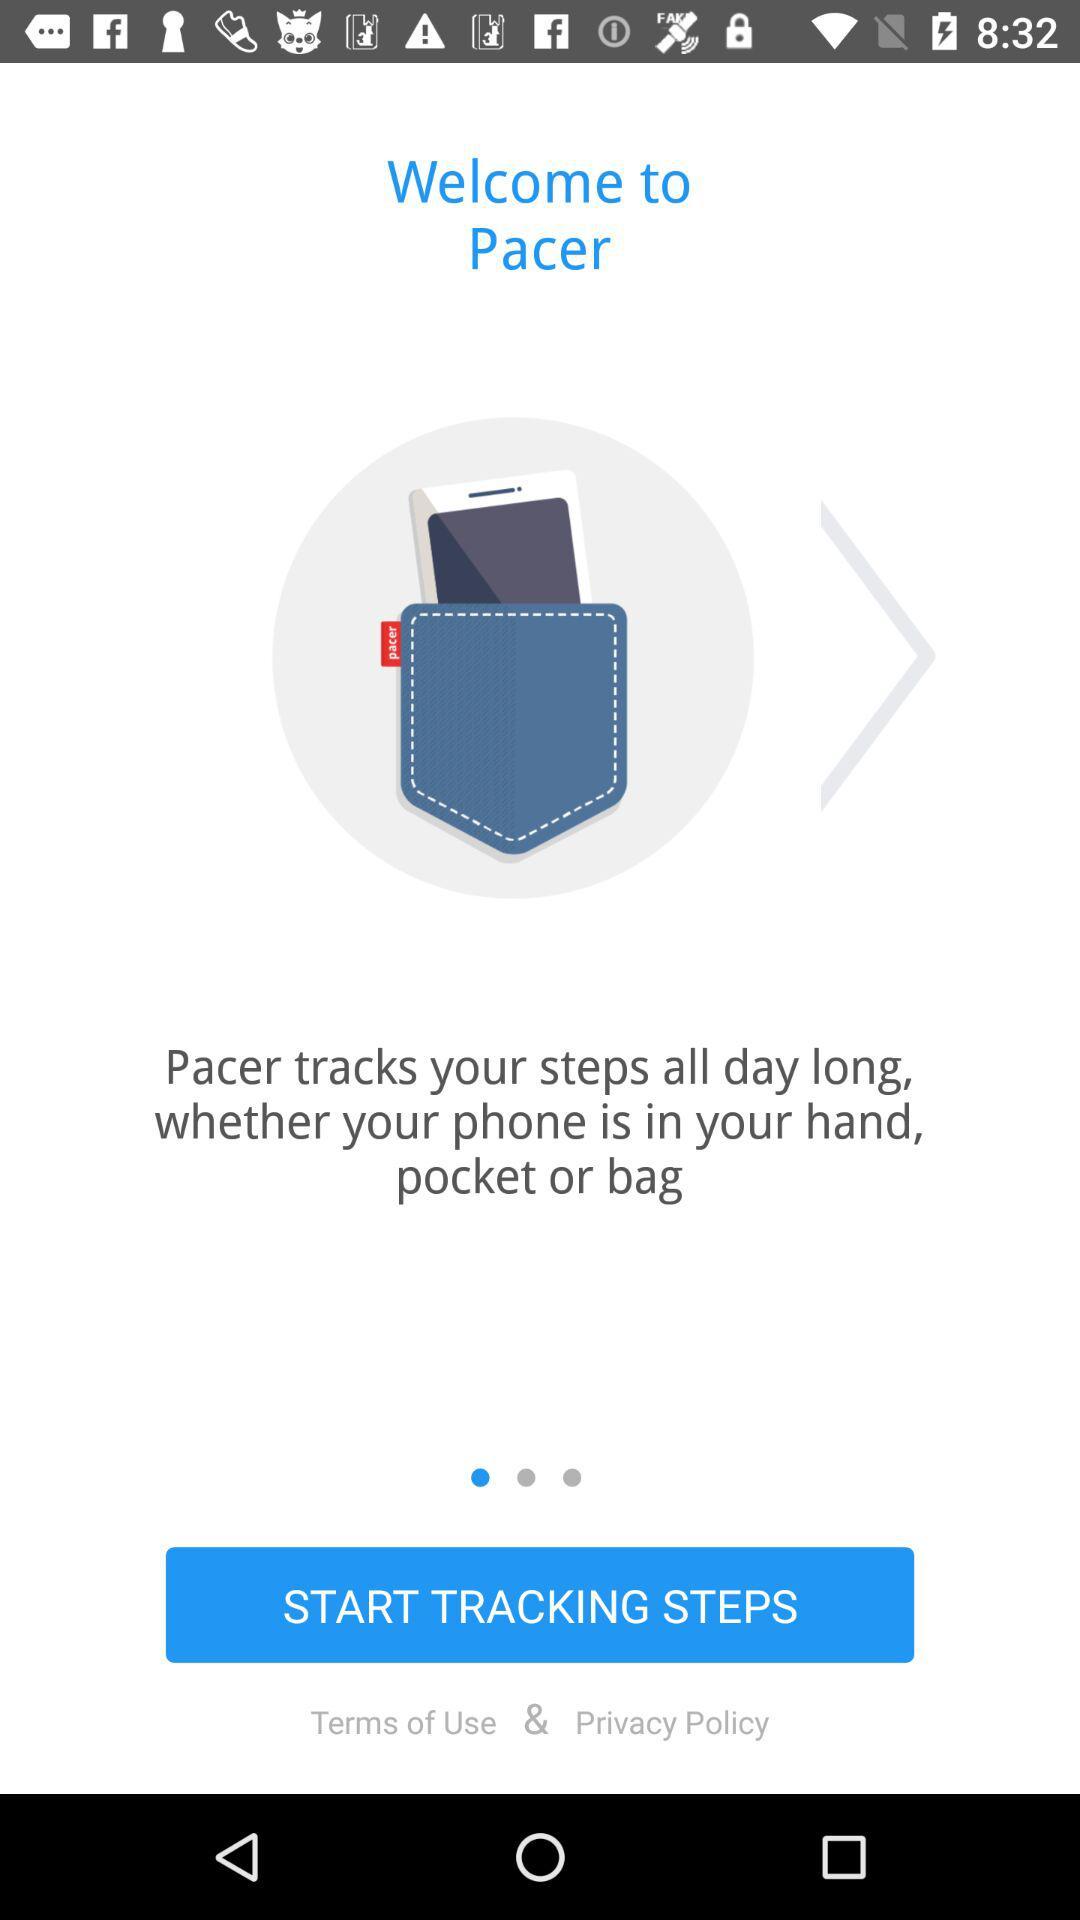 The image size is (1080, 1920). What do you see at coordinates (672, 1720) in the screenshot?
I see `item next to & icon` at bounding box center [672, 1720].